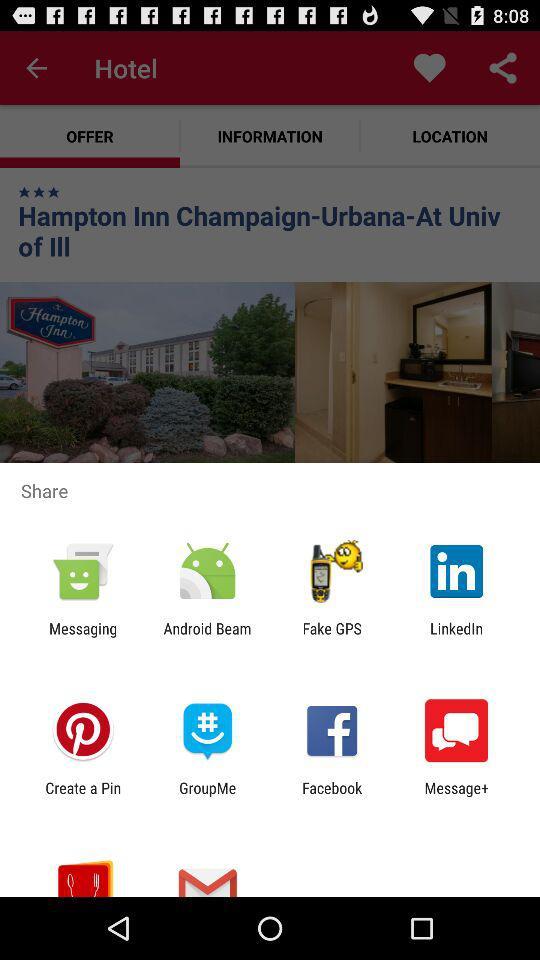 This screenshot has height=960, width=540. Describe the element at coordinates (206, 796) in the screenshot. I see `groupme item` at that location.